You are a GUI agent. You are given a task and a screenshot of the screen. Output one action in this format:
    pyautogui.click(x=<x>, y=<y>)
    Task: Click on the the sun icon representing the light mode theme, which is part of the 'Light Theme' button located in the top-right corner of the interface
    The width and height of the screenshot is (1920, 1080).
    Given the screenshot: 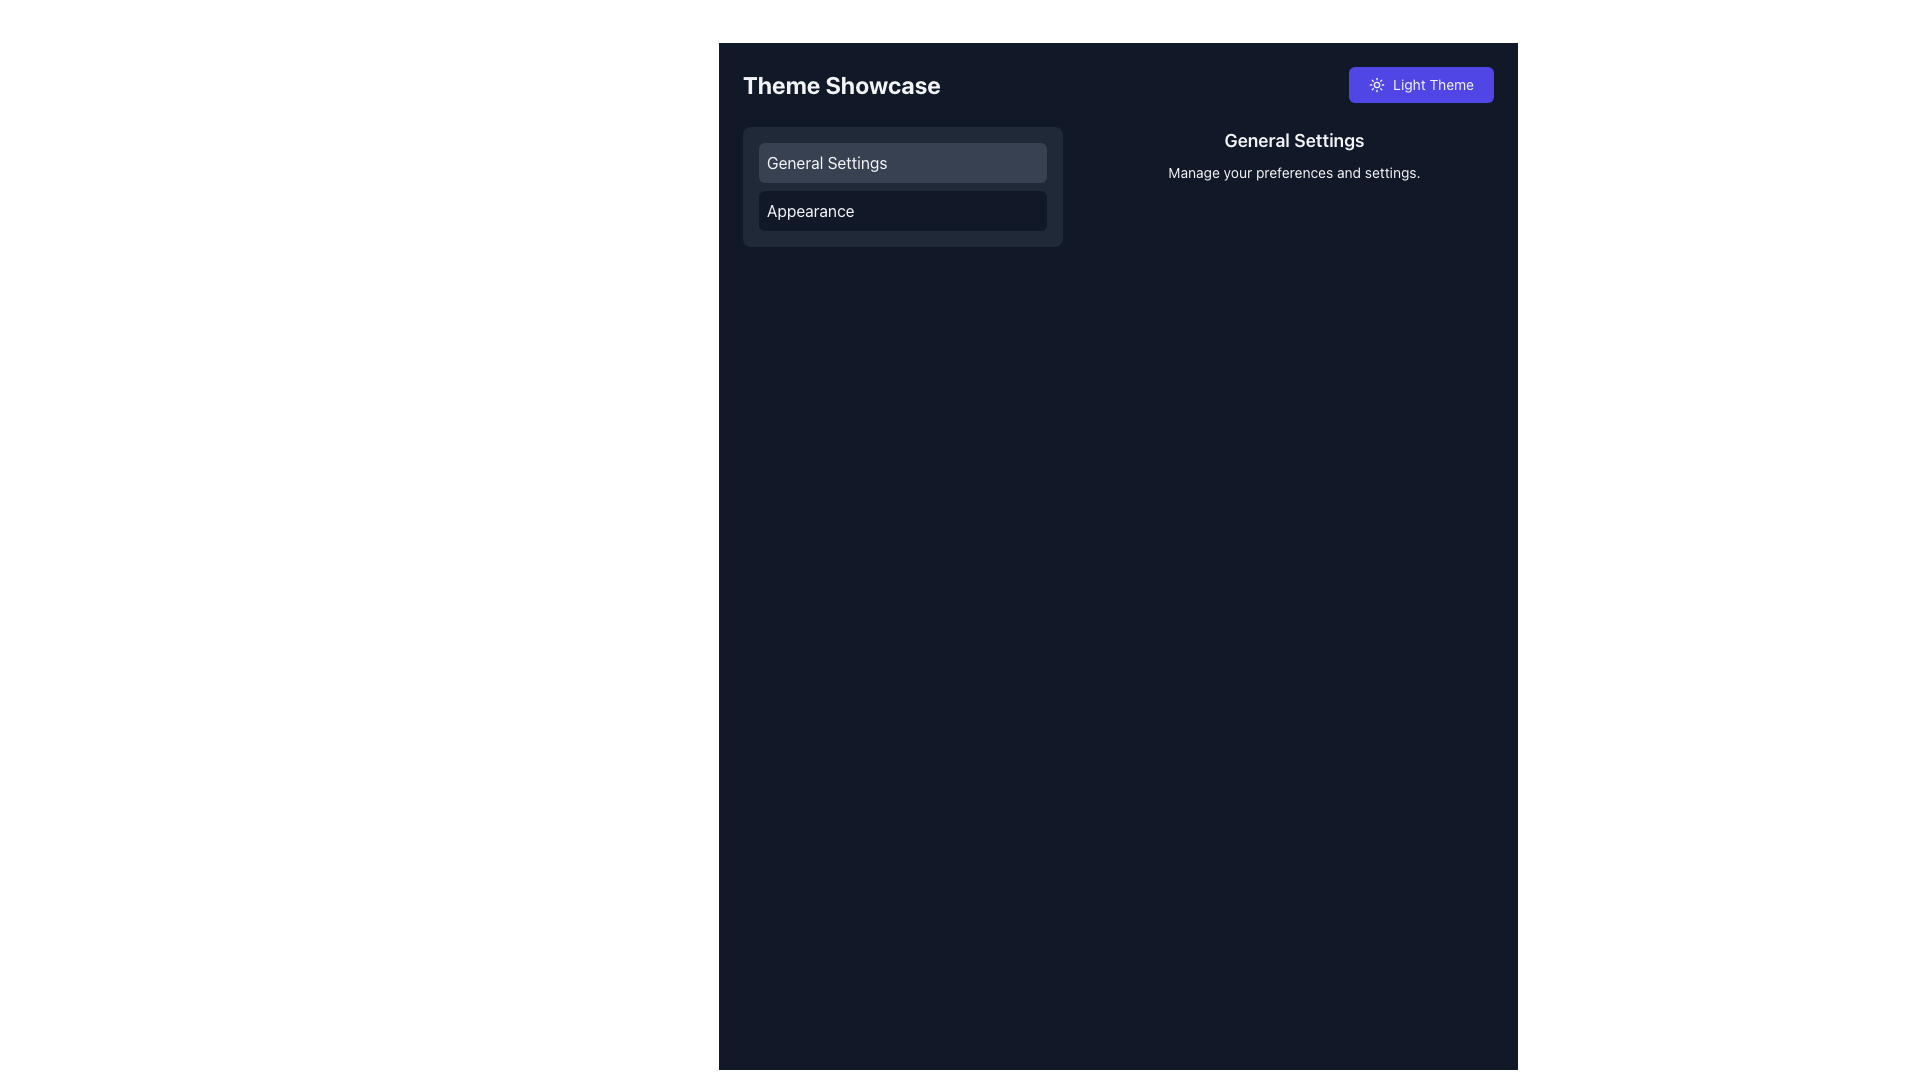 What is the action you would take?
    pyautogui.click(x=1376, y=83)
    